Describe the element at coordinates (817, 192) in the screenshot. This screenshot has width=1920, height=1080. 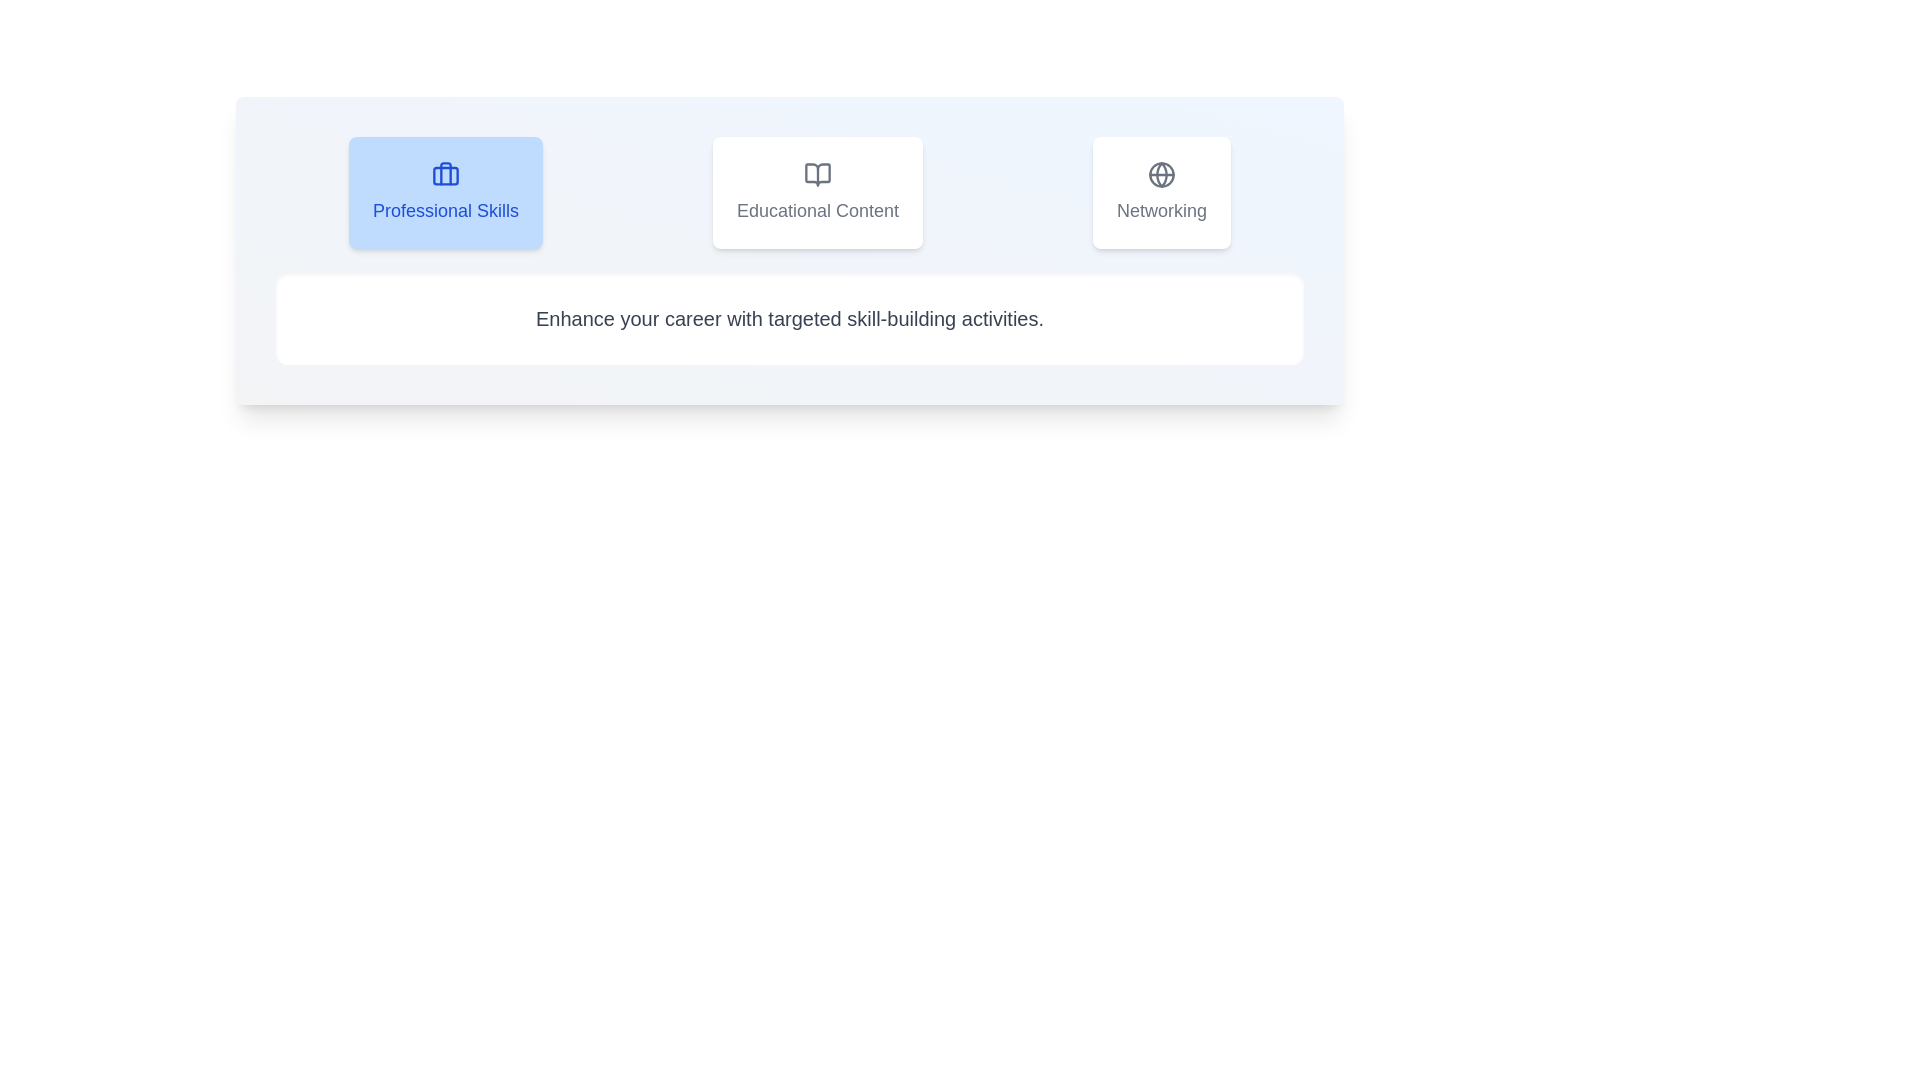
I see `the Educational Content tab to observe its hover effects` at that location.